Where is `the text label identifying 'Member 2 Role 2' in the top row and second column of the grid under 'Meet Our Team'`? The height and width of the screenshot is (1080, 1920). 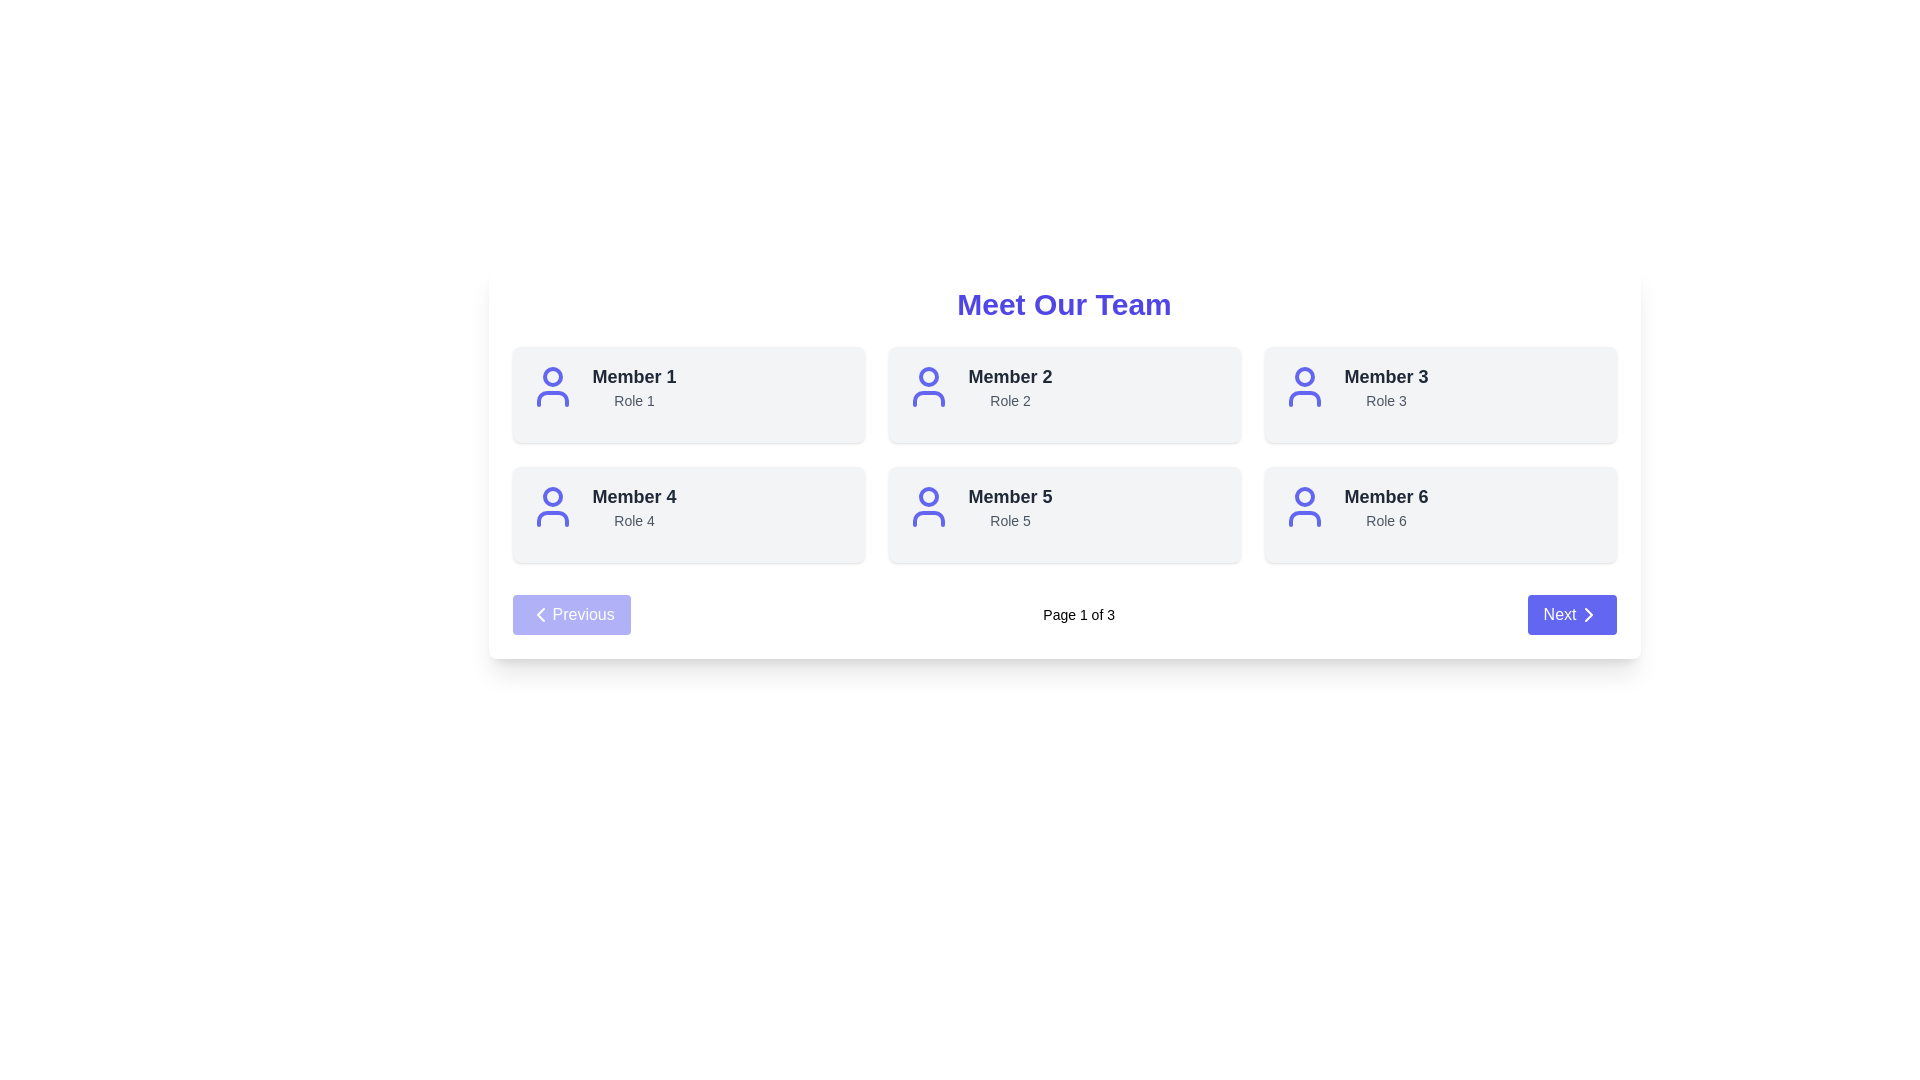 the text label identifying 'Member 2 Role 2' in the top row and second column of the grid under 'Meet Our Team' is located at coordinates (1010, 377).